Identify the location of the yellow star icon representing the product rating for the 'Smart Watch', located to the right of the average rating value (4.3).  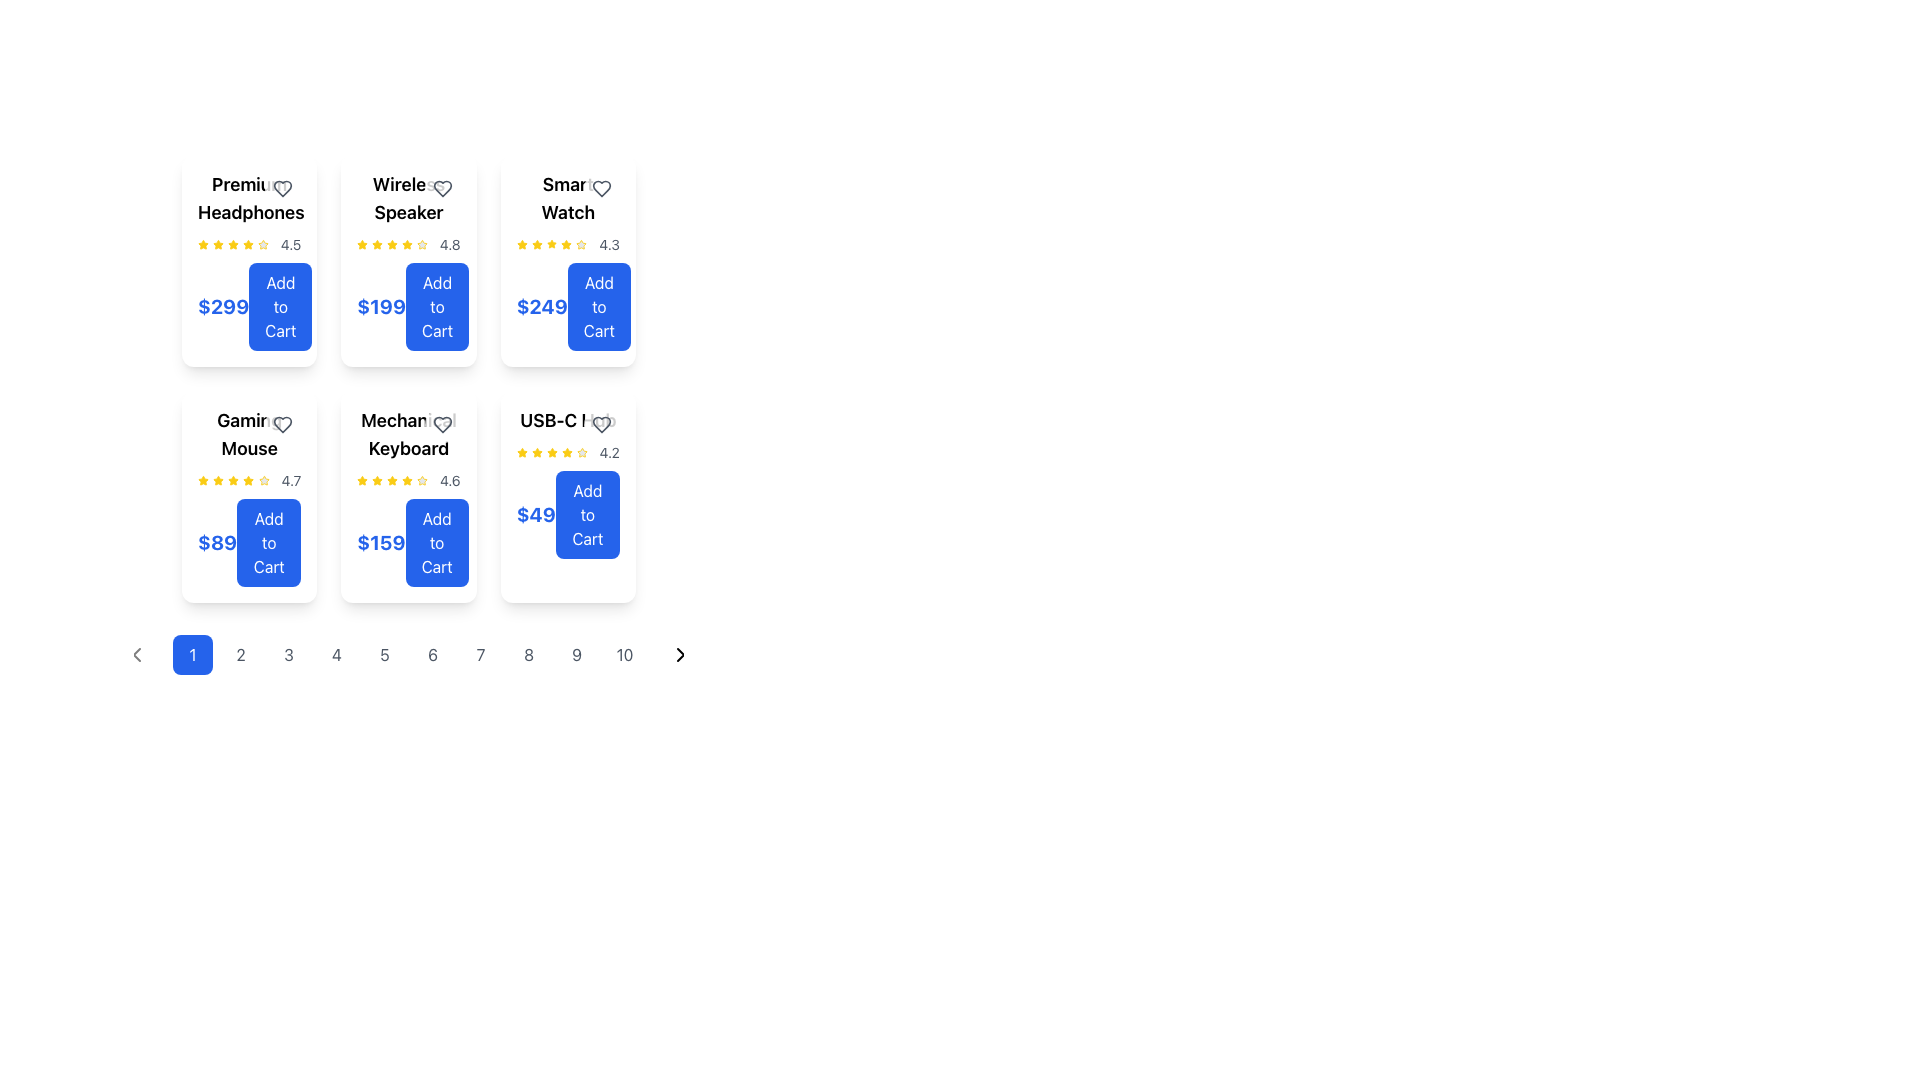
(580, 243).